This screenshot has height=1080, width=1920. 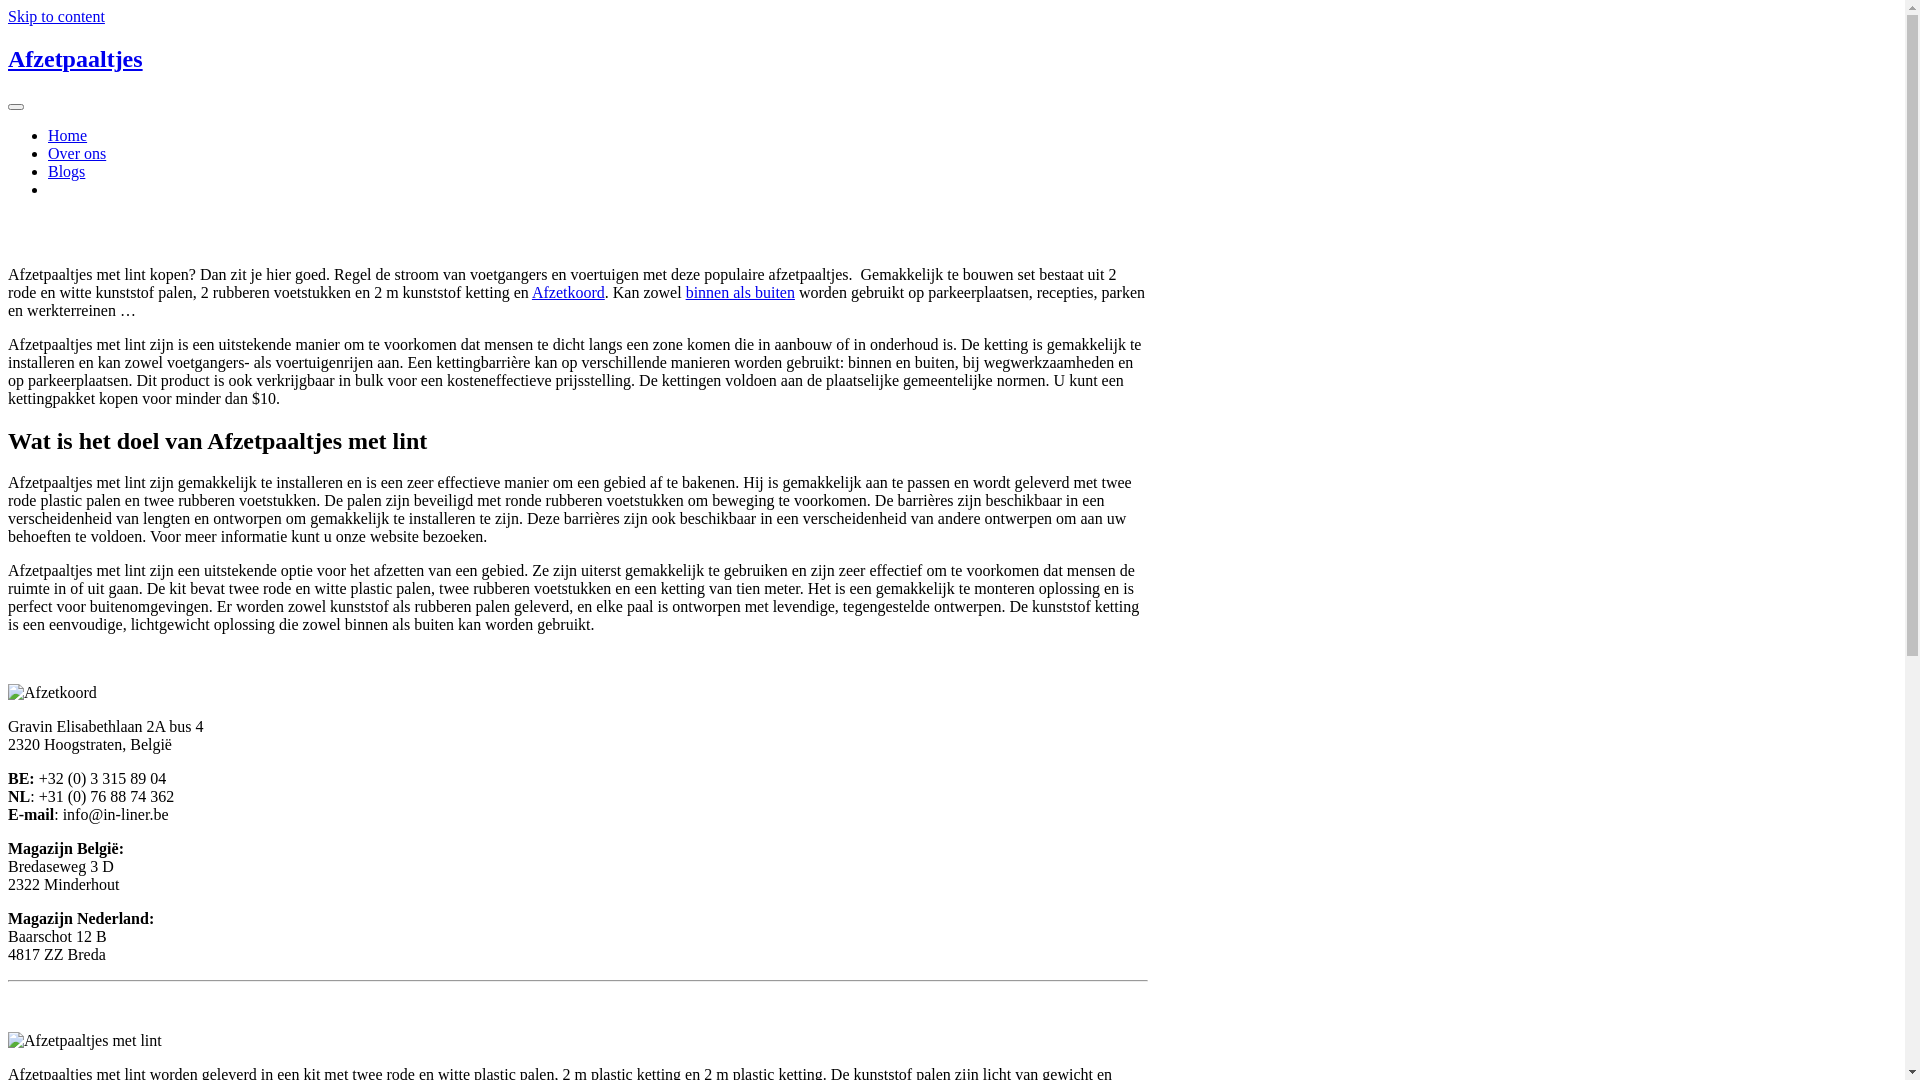 What do you see at coordinates (75, 57) in the screenshot?
I see `'Afzetpaaltjes'` at bounding box center [75, 57].